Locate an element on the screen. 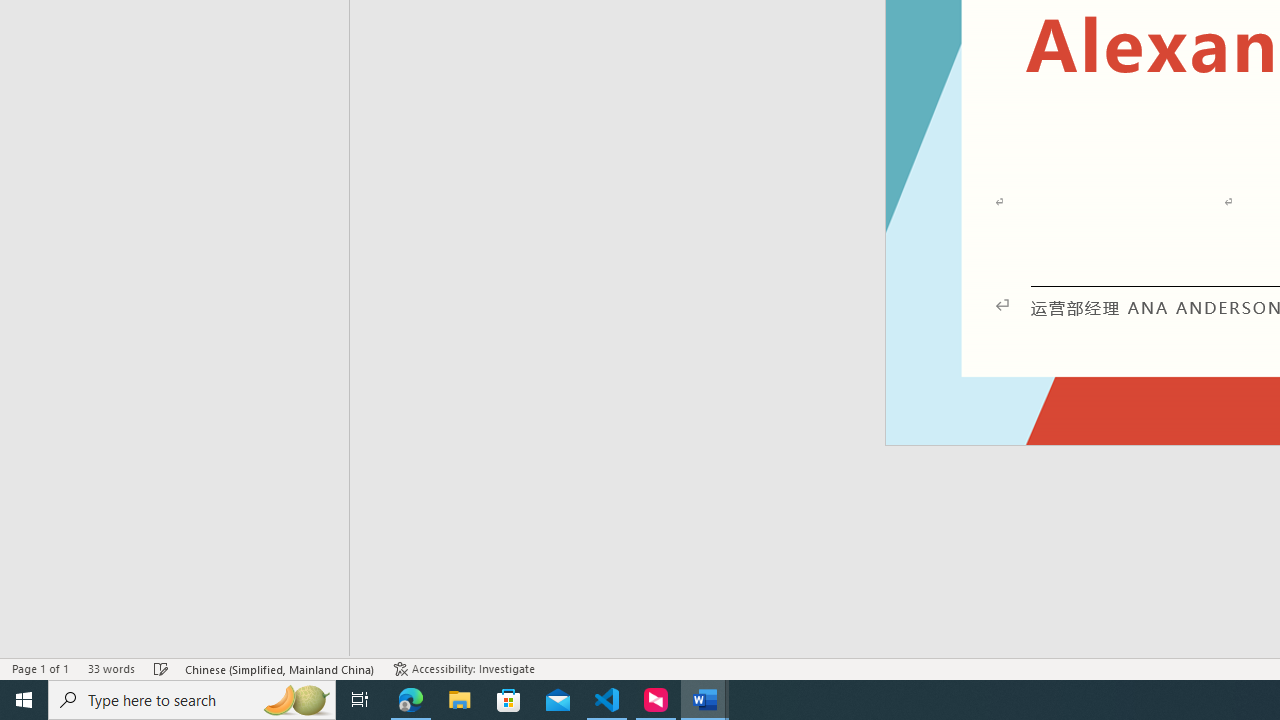  'Task View' is located at coordinates (359, 698).